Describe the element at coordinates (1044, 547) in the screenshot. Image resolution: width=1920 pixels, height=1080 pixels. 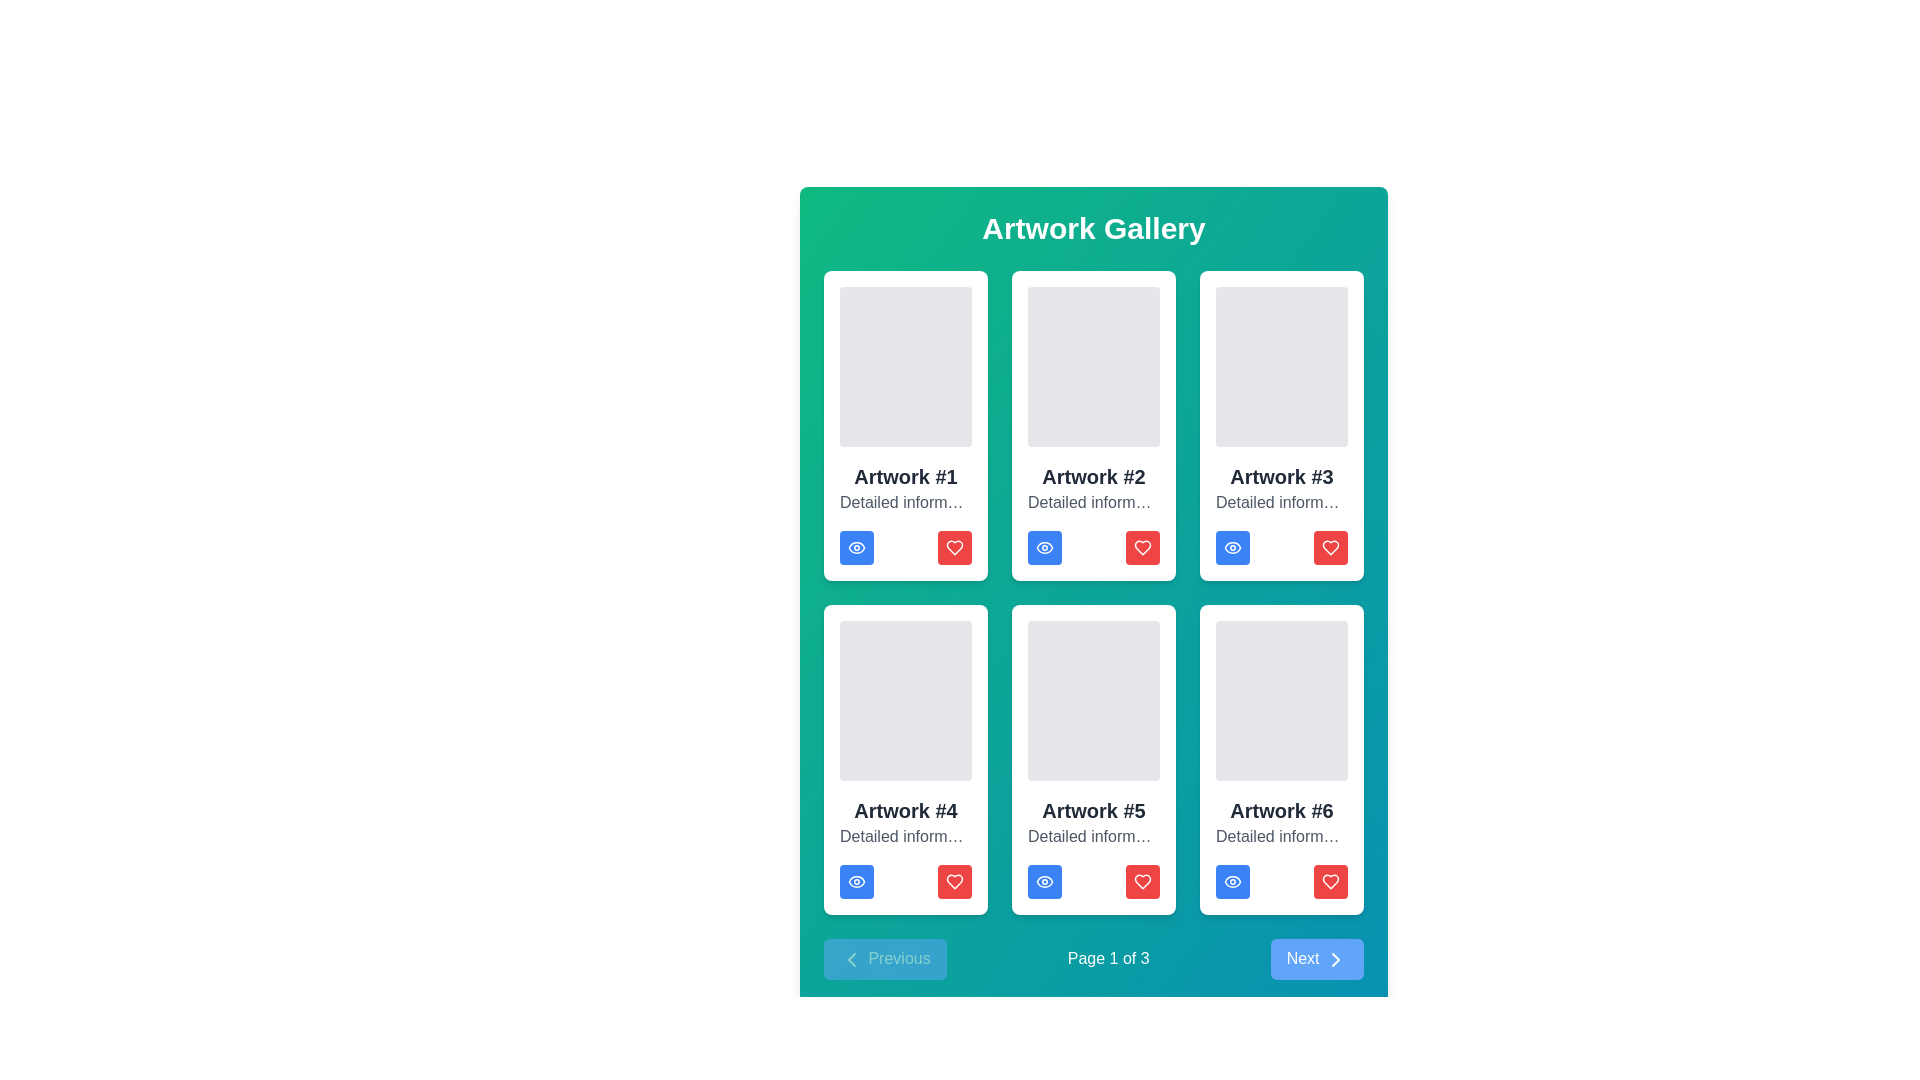
I see `the eye outline component located inside the blue action button below the 'Artwork #2' card in the first row, second column of the artwork gallery grid` at that location.